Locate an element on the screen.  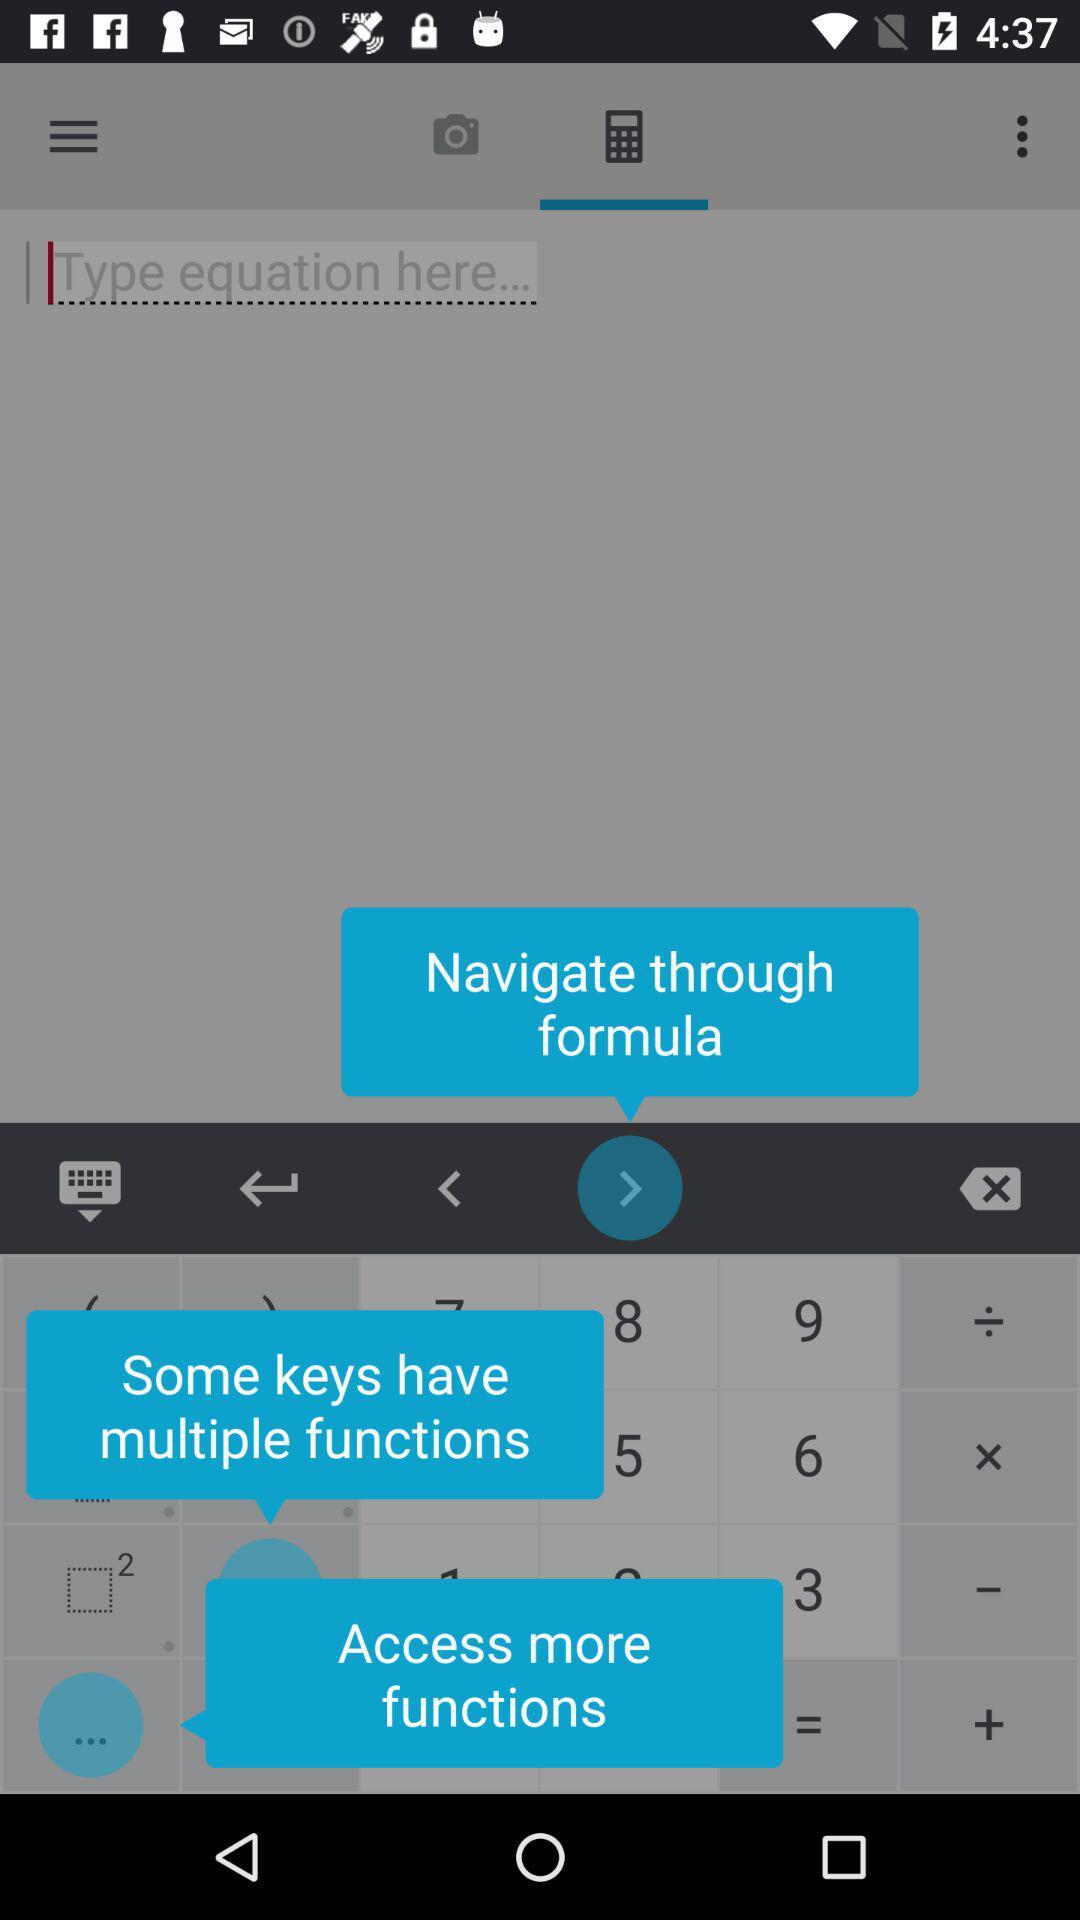
icon below the navigate through formula item is located at coordinates (270, 1188).